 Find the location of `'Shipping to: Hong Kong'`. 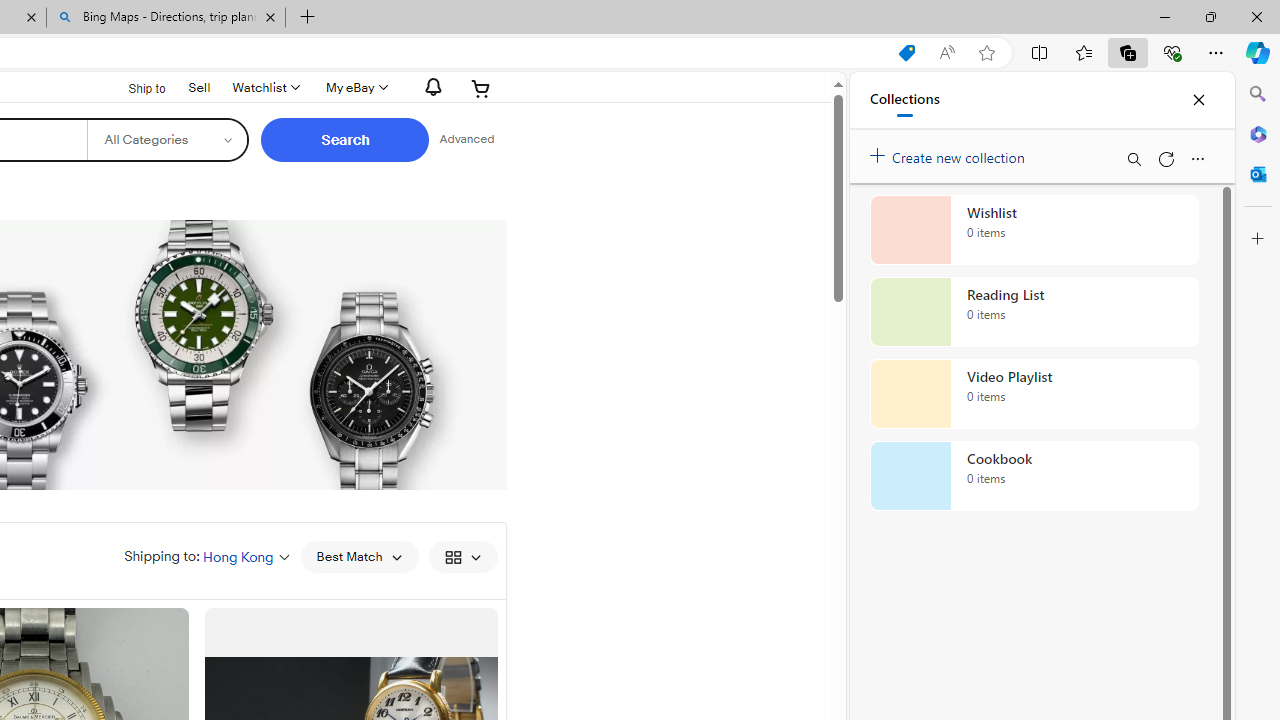

'Shipping to: Hong Kong' is located at coordinates (207, 556).